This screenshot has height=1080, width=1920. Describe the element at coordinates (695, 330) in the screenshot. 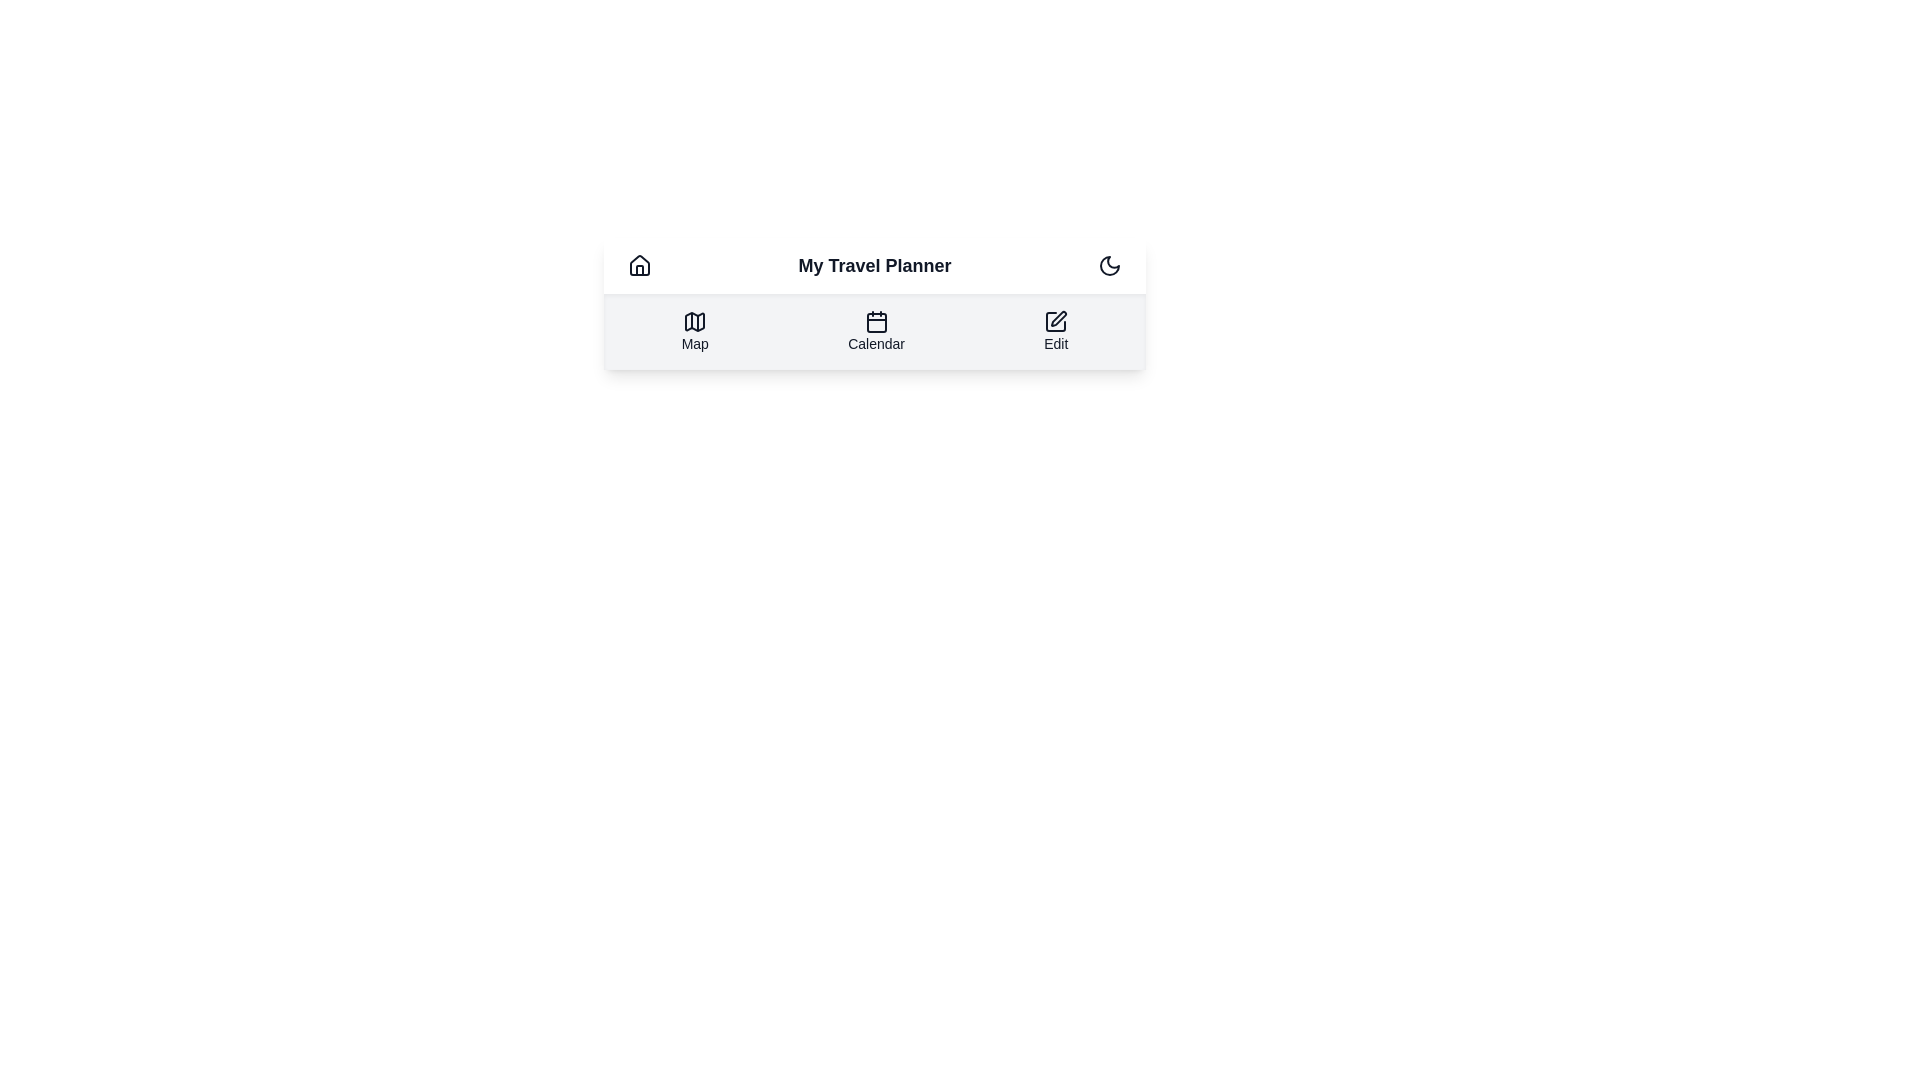

I see `the Map button to navigate to the corresponding section` at that location.